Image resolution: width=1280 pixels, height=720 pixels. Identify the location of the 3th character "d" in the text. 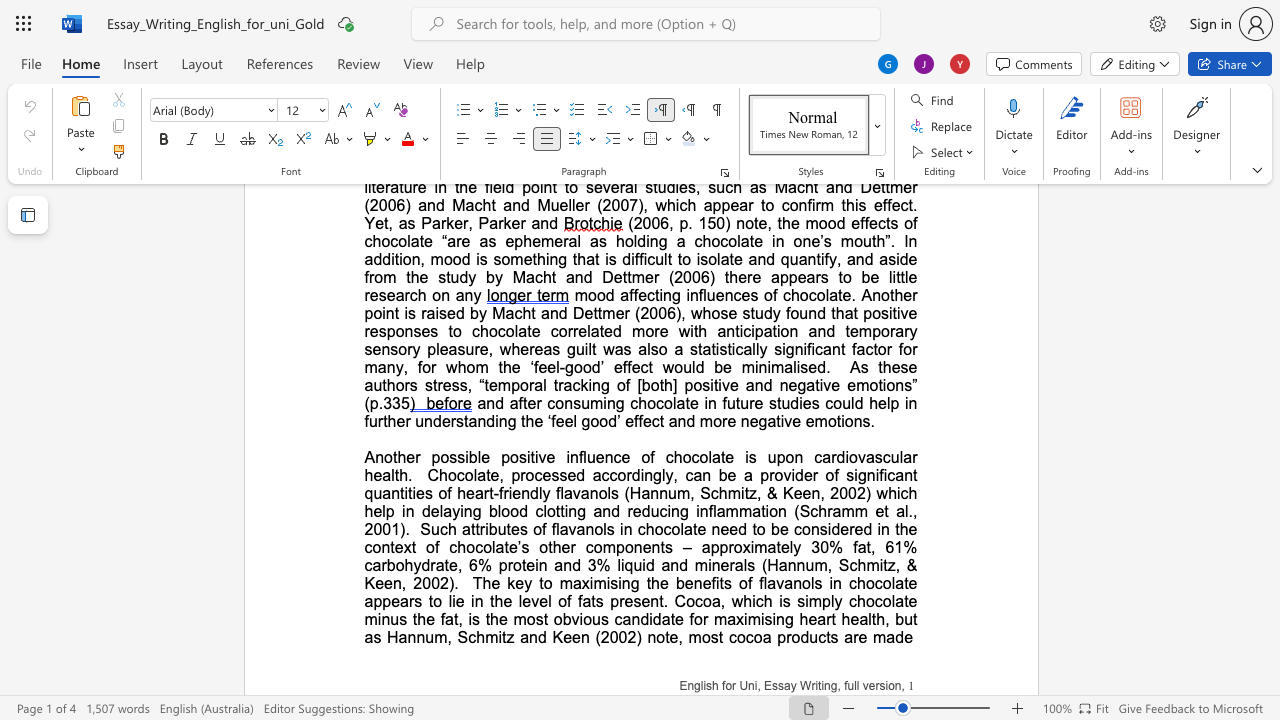
(798, 475).